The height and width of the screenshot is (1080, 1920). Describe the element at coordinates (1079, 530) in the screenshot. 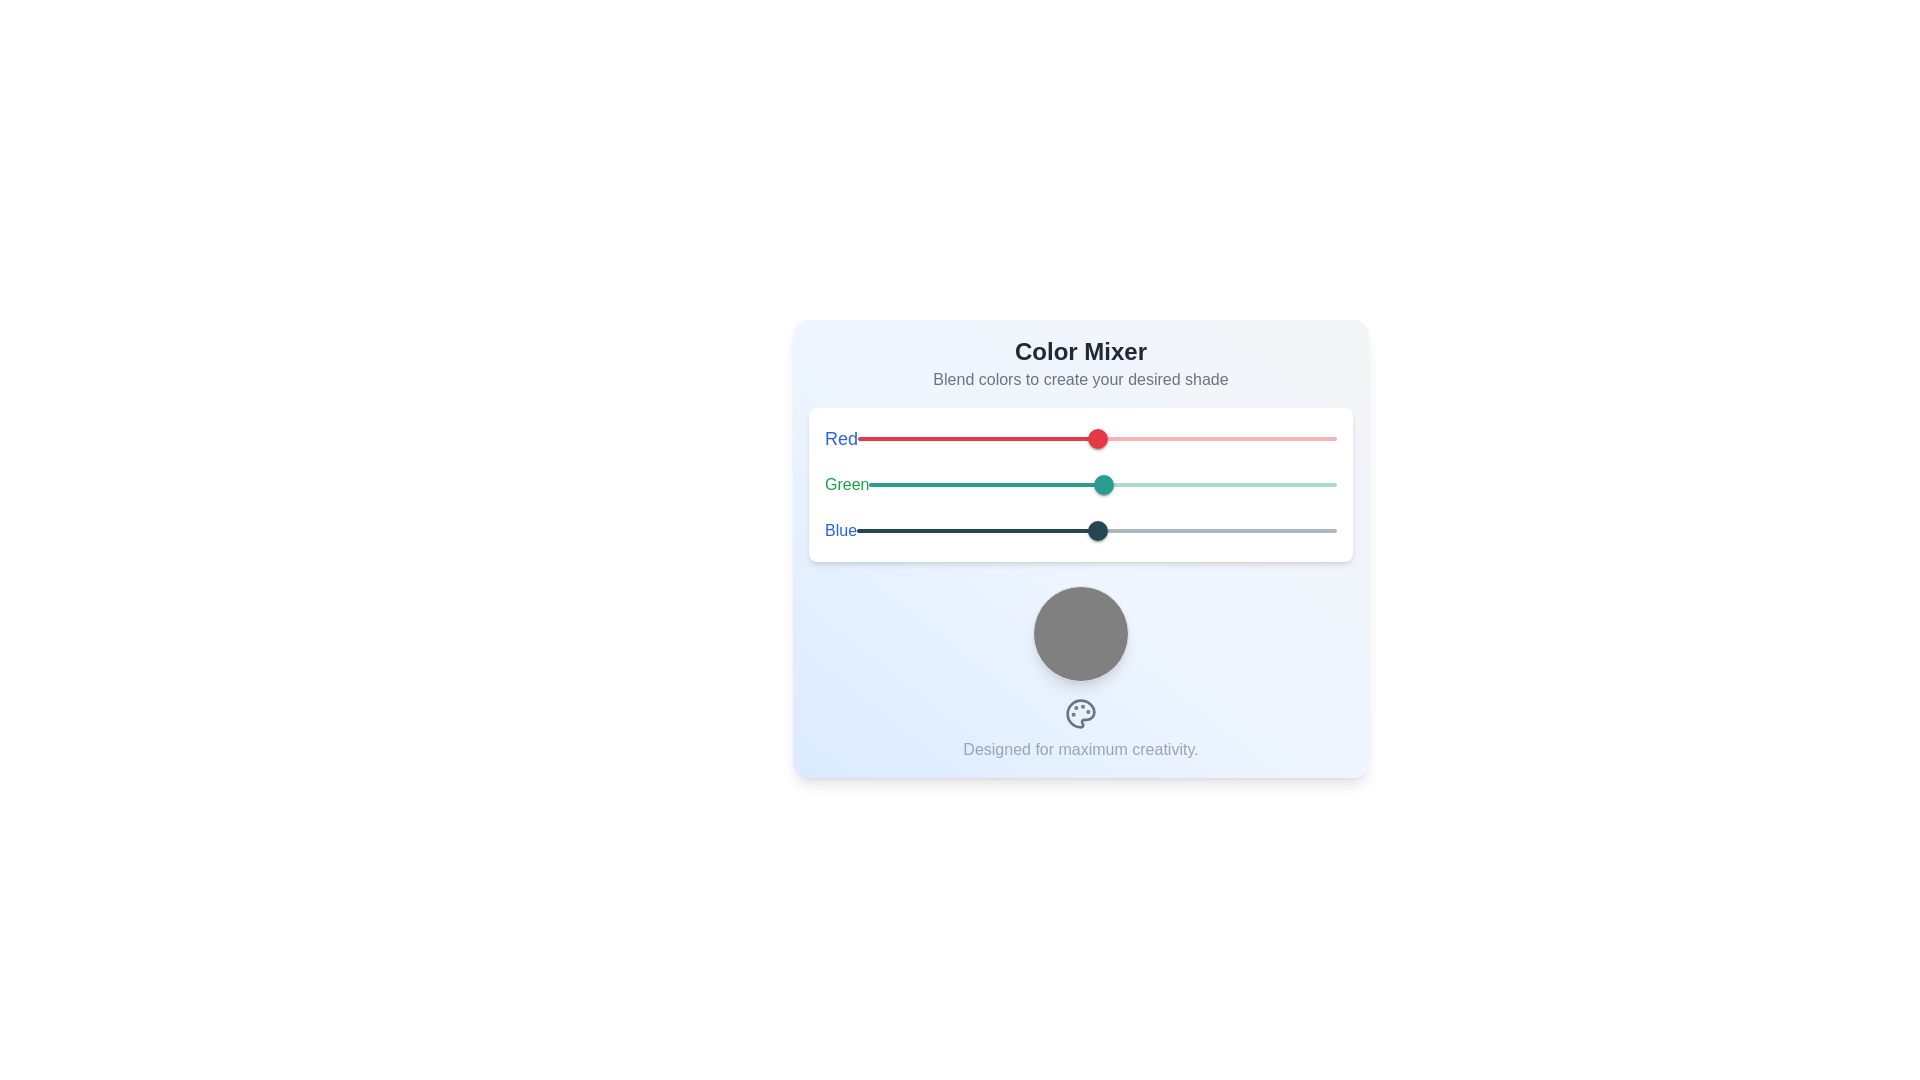

I see `the Blue channel` at that location.